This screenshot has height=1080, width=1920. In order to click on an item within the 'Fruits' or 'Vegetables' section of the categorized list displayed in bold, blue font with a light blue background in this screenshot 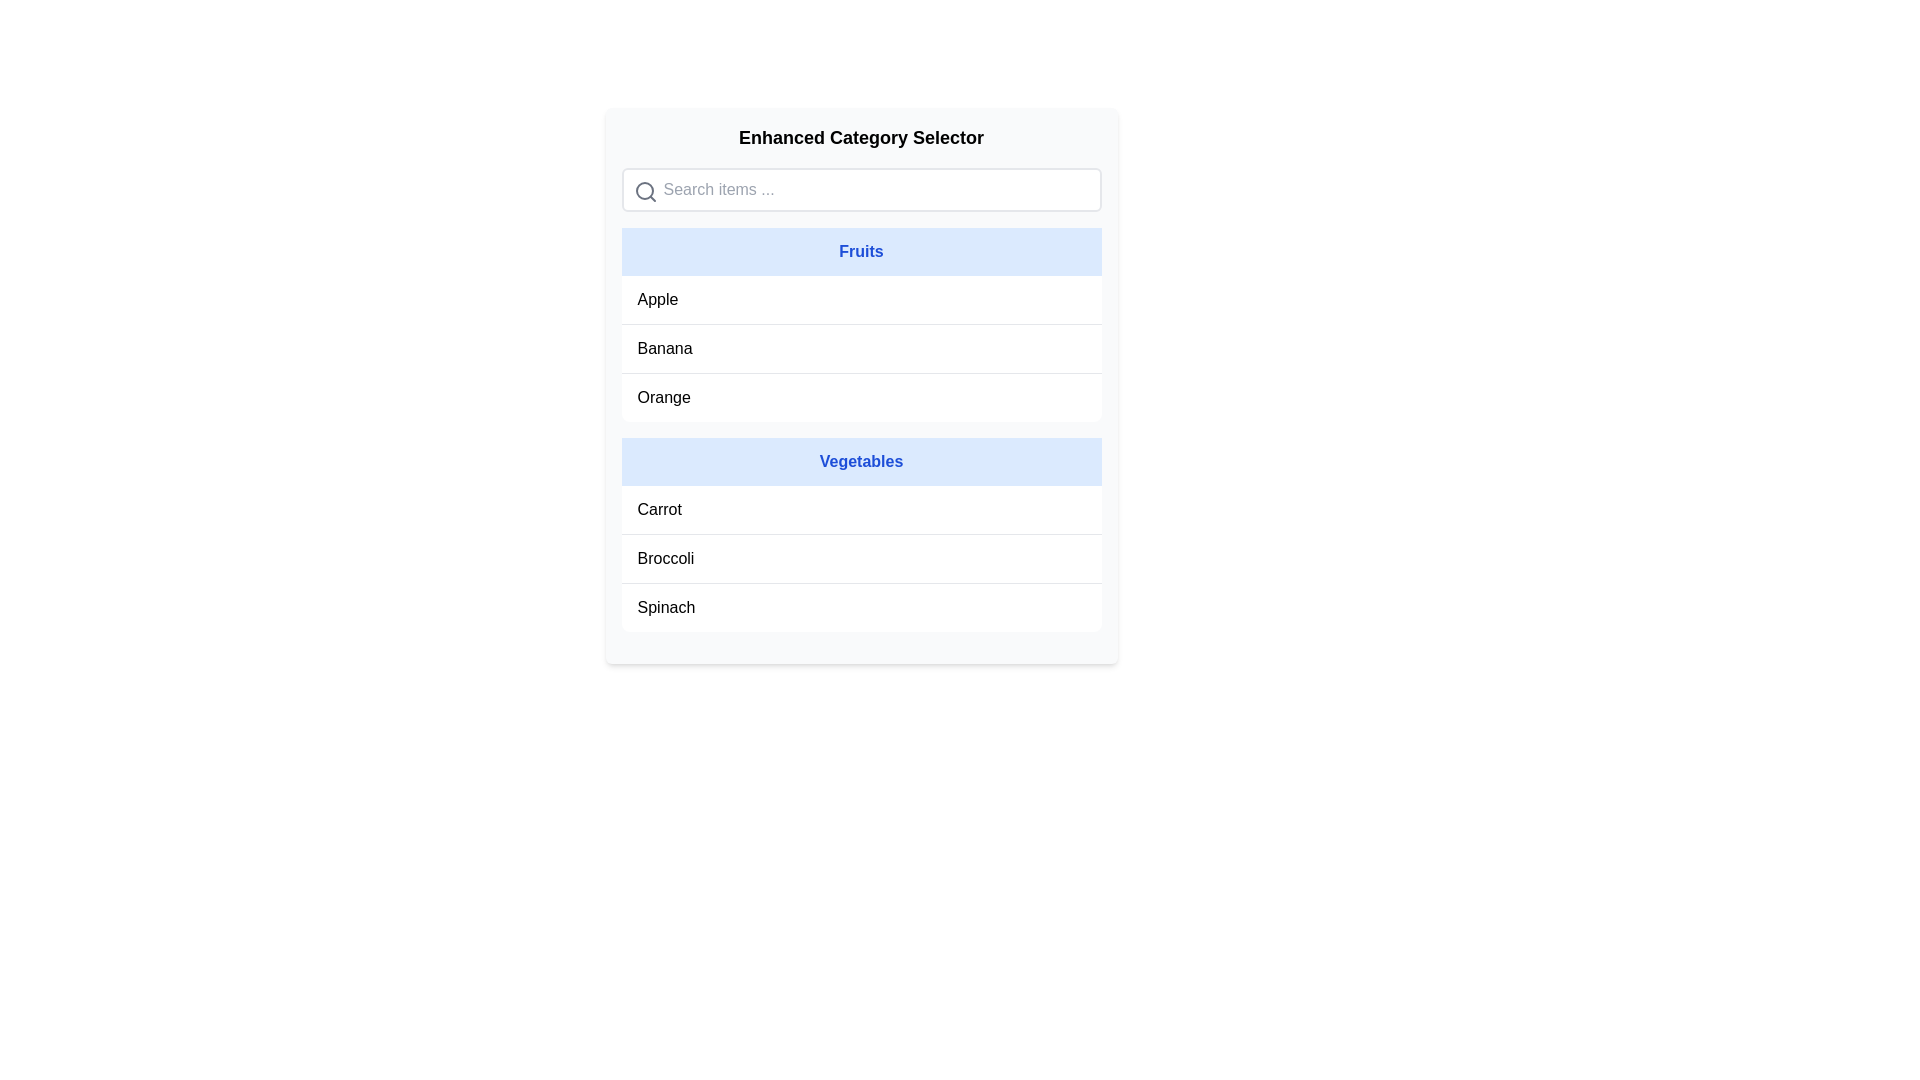, I will do `click(861, 437)`.